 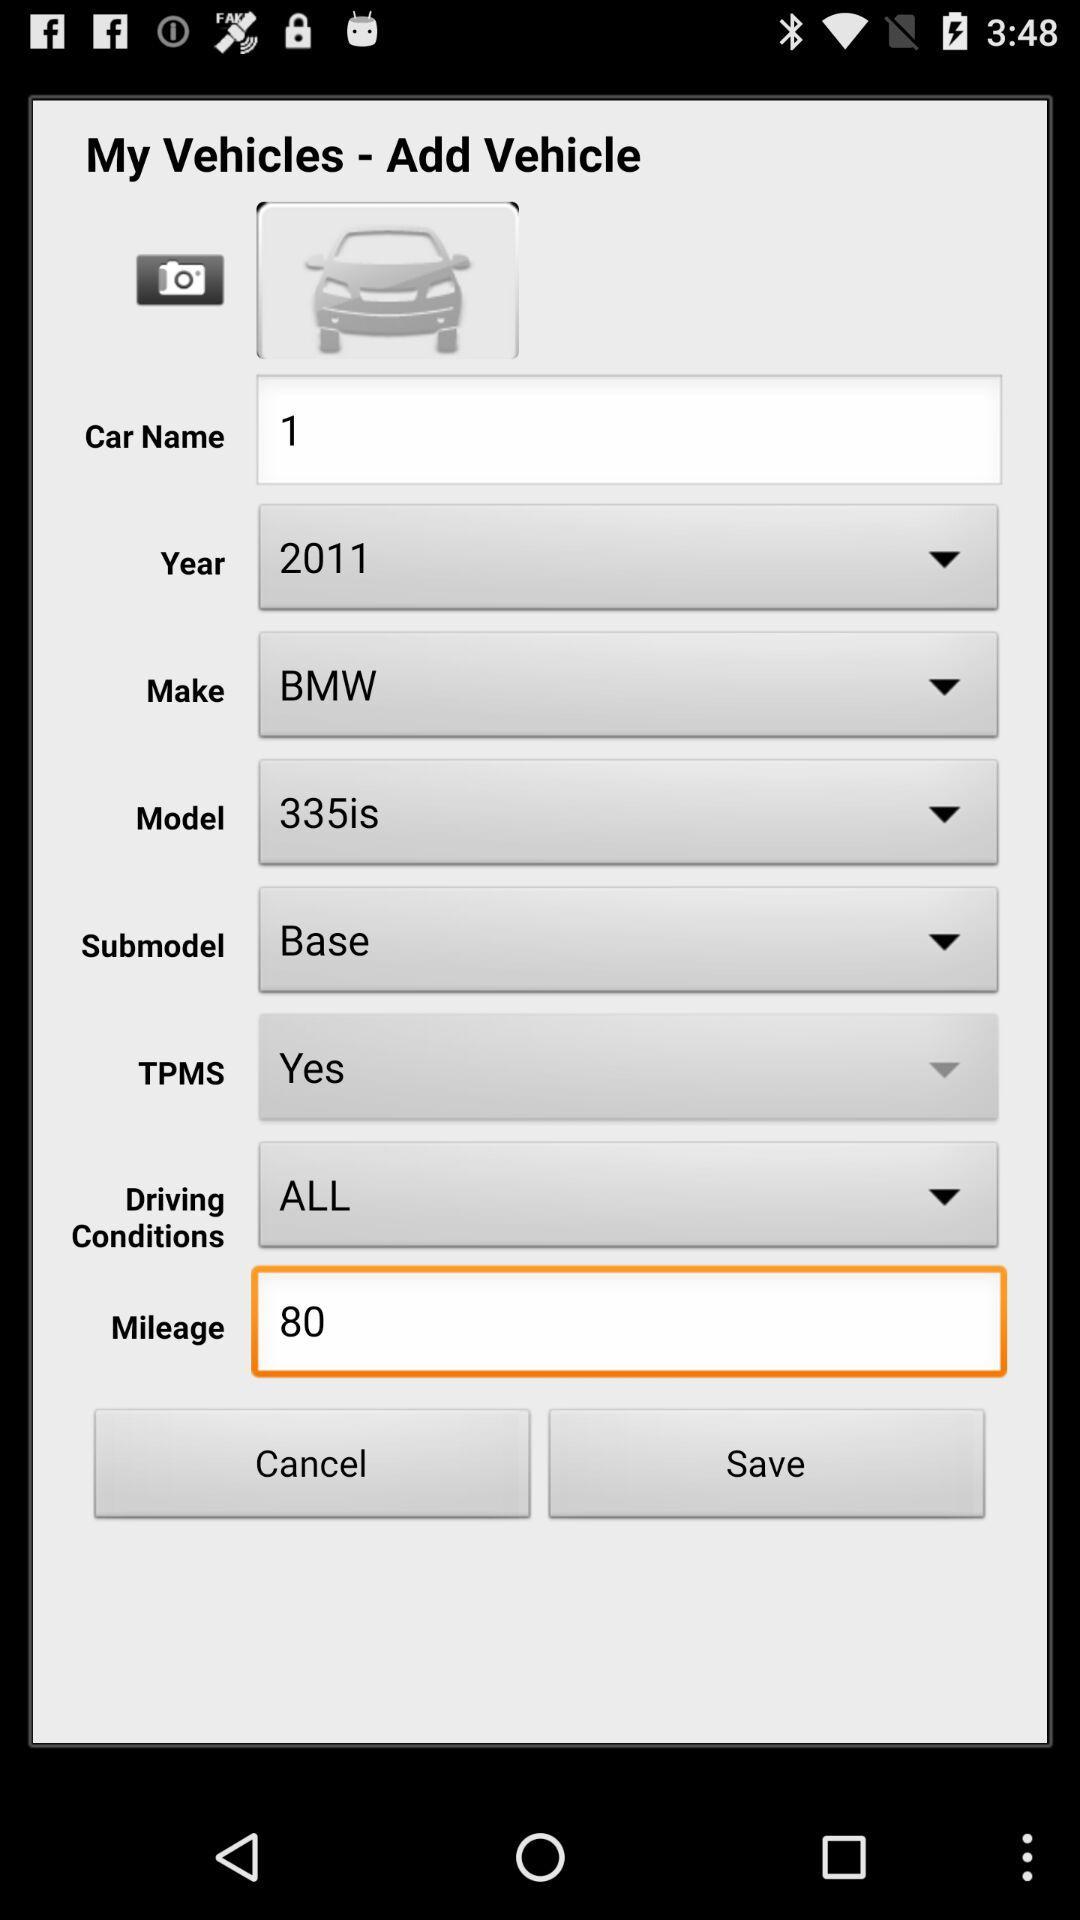 What do you see at coordinates (180, 279) in the screenshot?
I see `to add picture` at bounding box center [180, 279].